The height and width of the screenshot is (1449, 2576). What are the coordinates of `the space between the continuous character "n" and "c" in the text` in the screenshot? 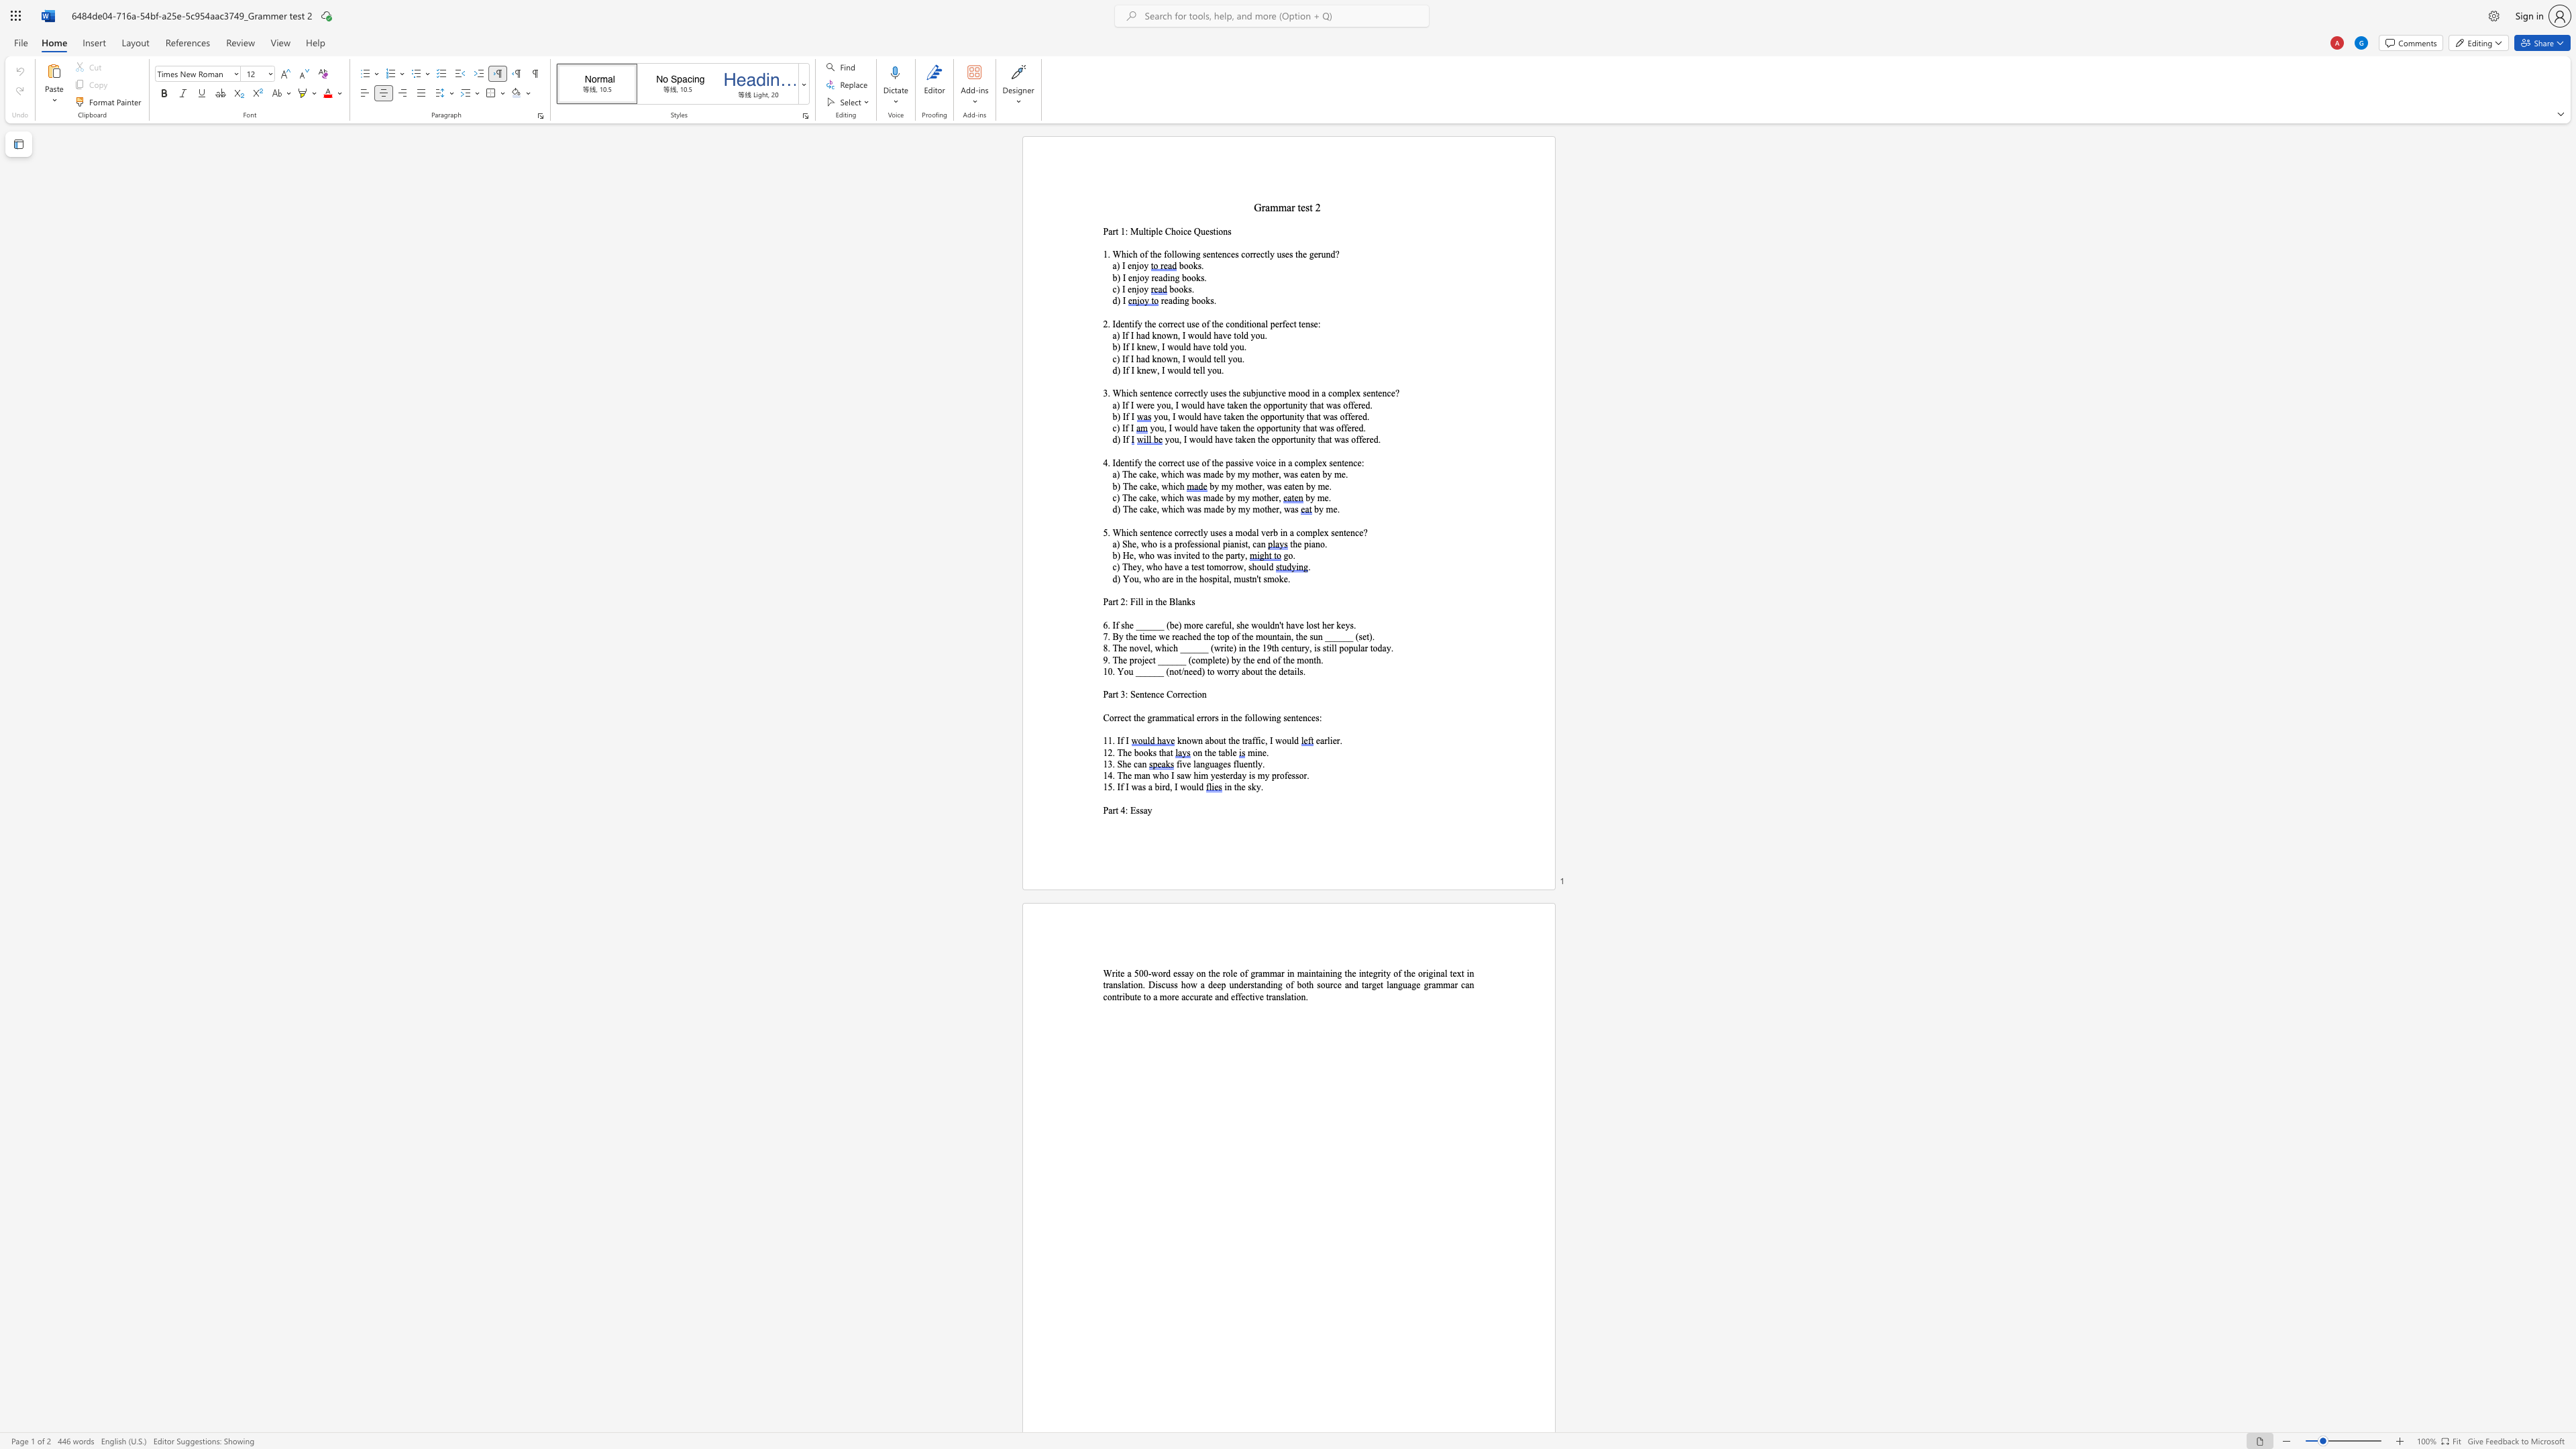 It's located at (1226, 254).